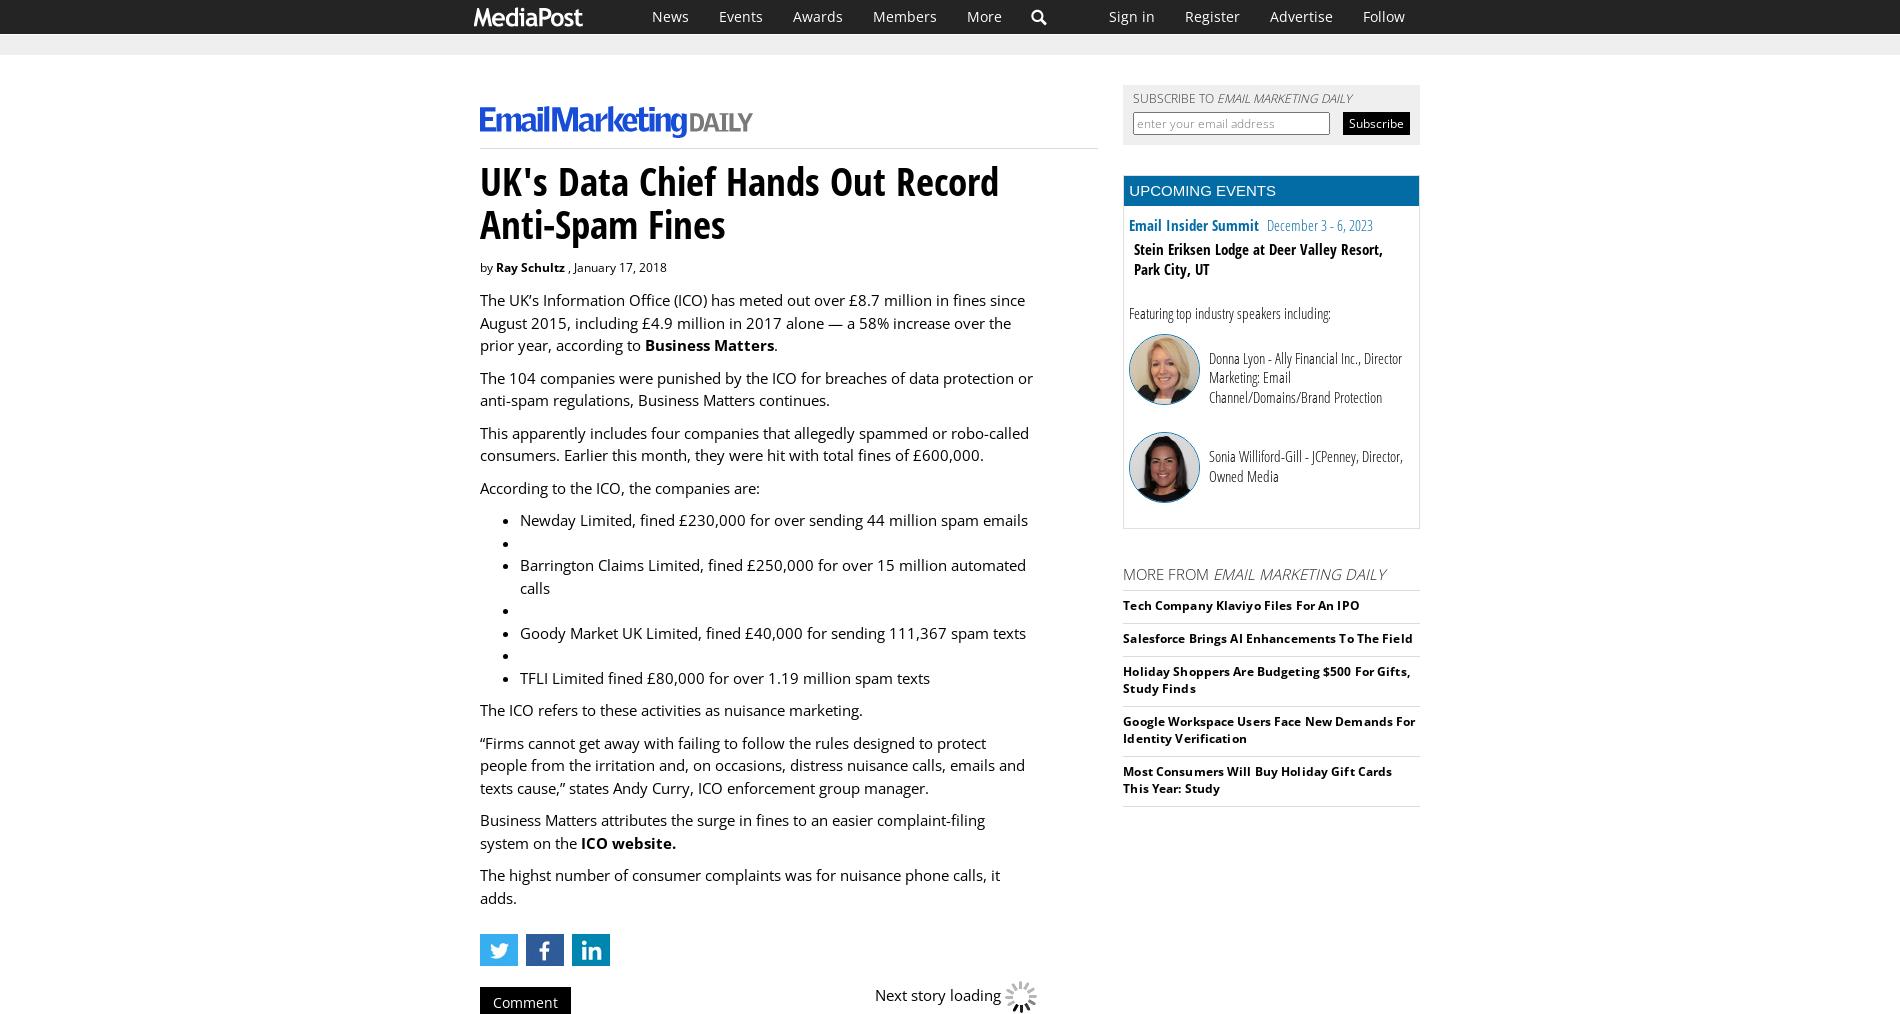 This screenshot has height=1014, width=1900. Describe the element at coordinates (479, 709) in the screenshot. I see `'The ICO refers to these activities as nuisance marketing.'` at that location.